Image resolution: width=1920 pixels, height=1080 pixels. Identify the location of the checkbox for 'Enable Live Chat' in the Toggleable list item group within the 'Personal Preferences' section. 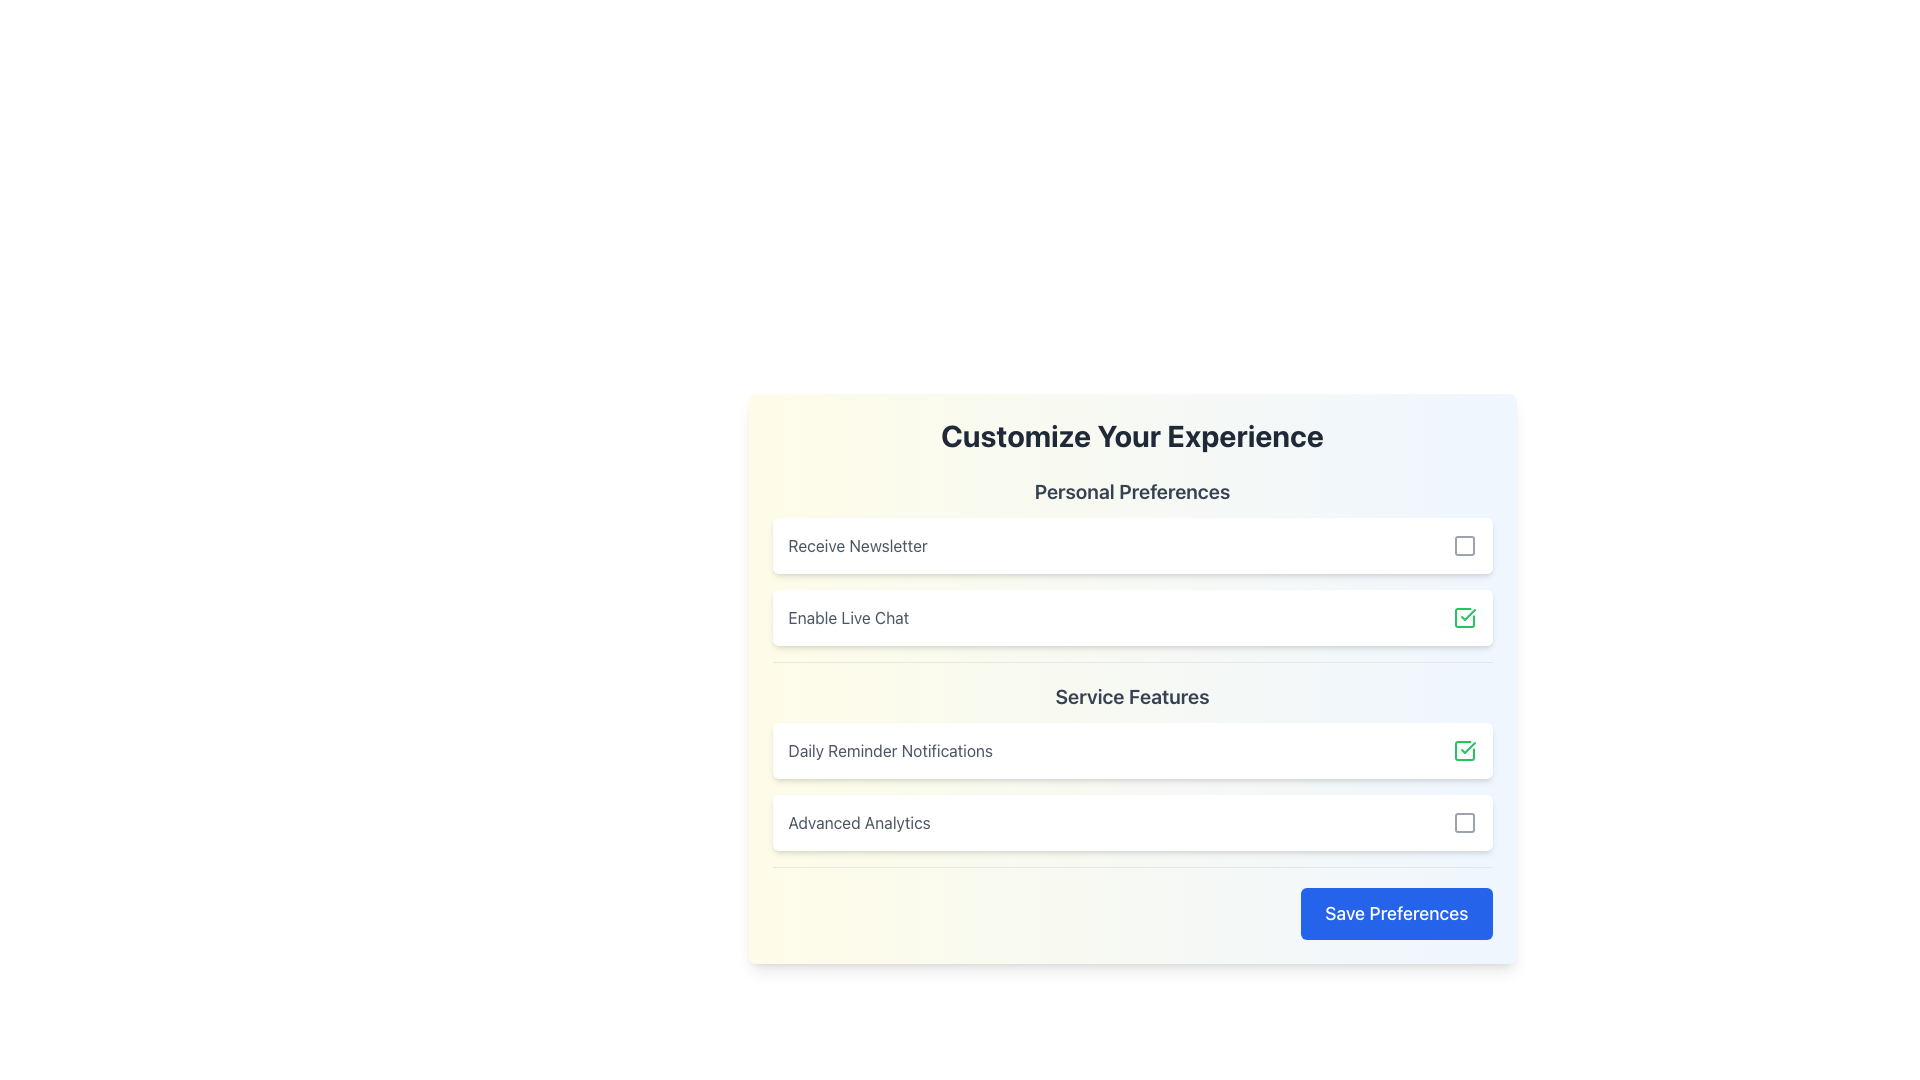
(1132, 582).